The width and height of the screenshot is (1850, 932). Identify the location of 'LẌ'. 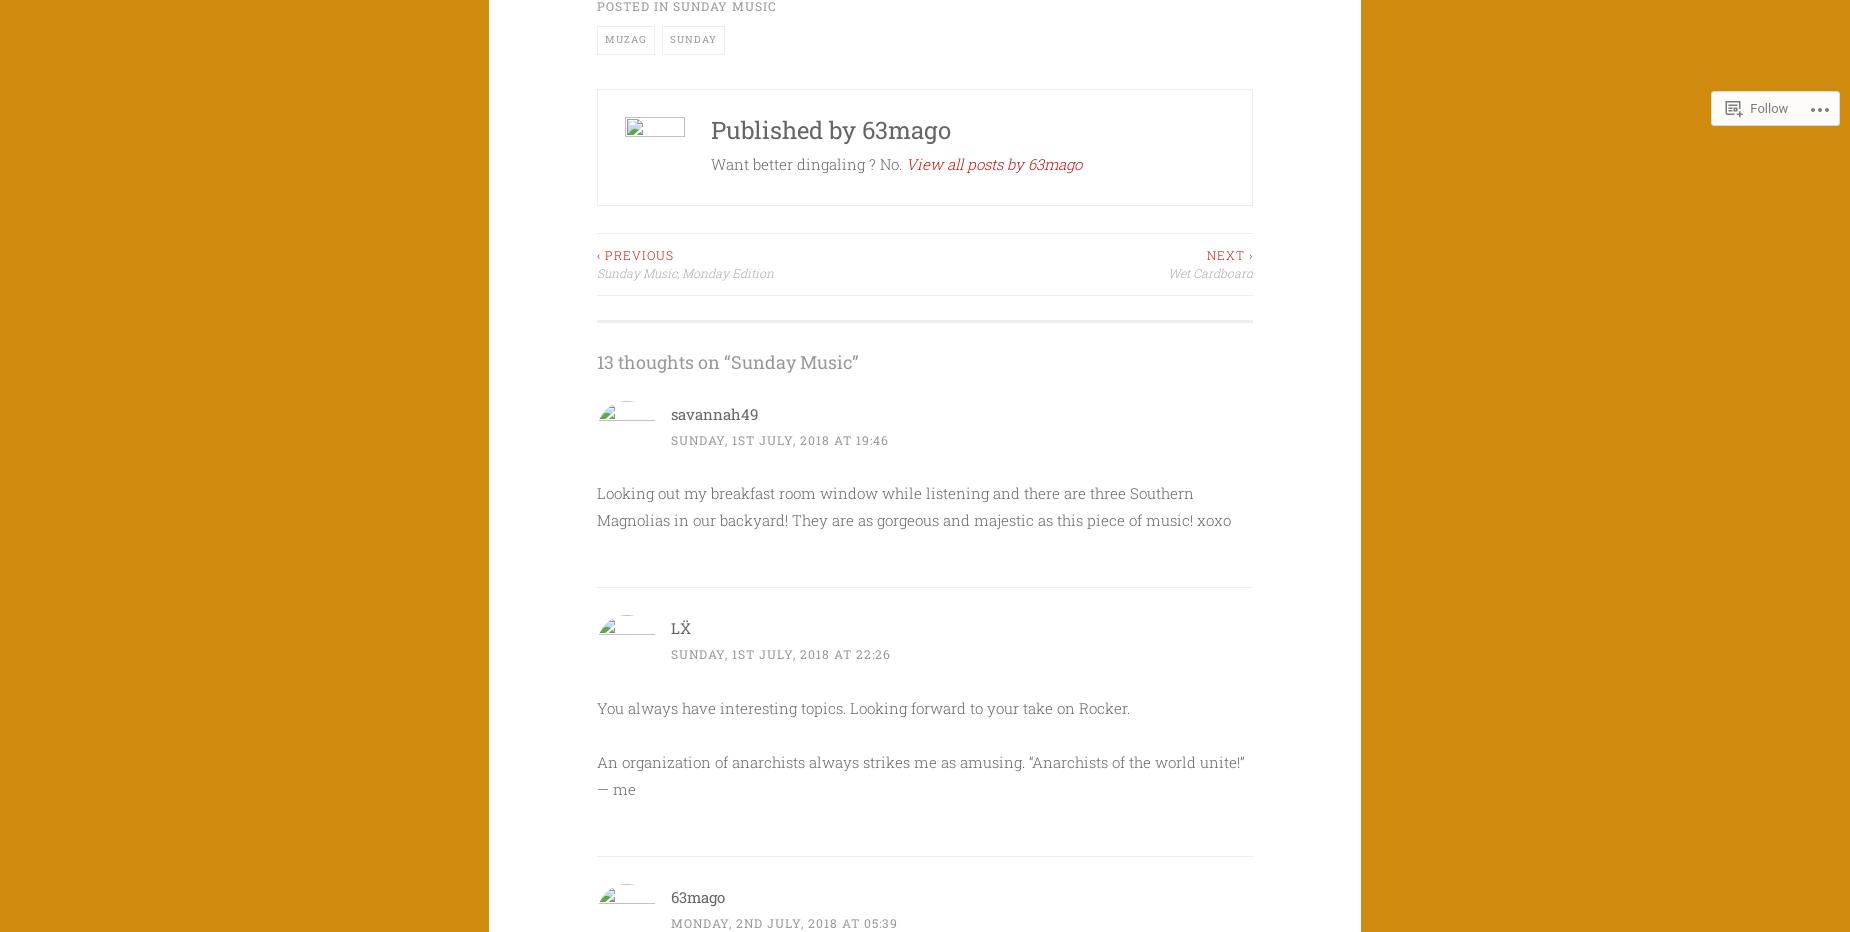
(680, 626).